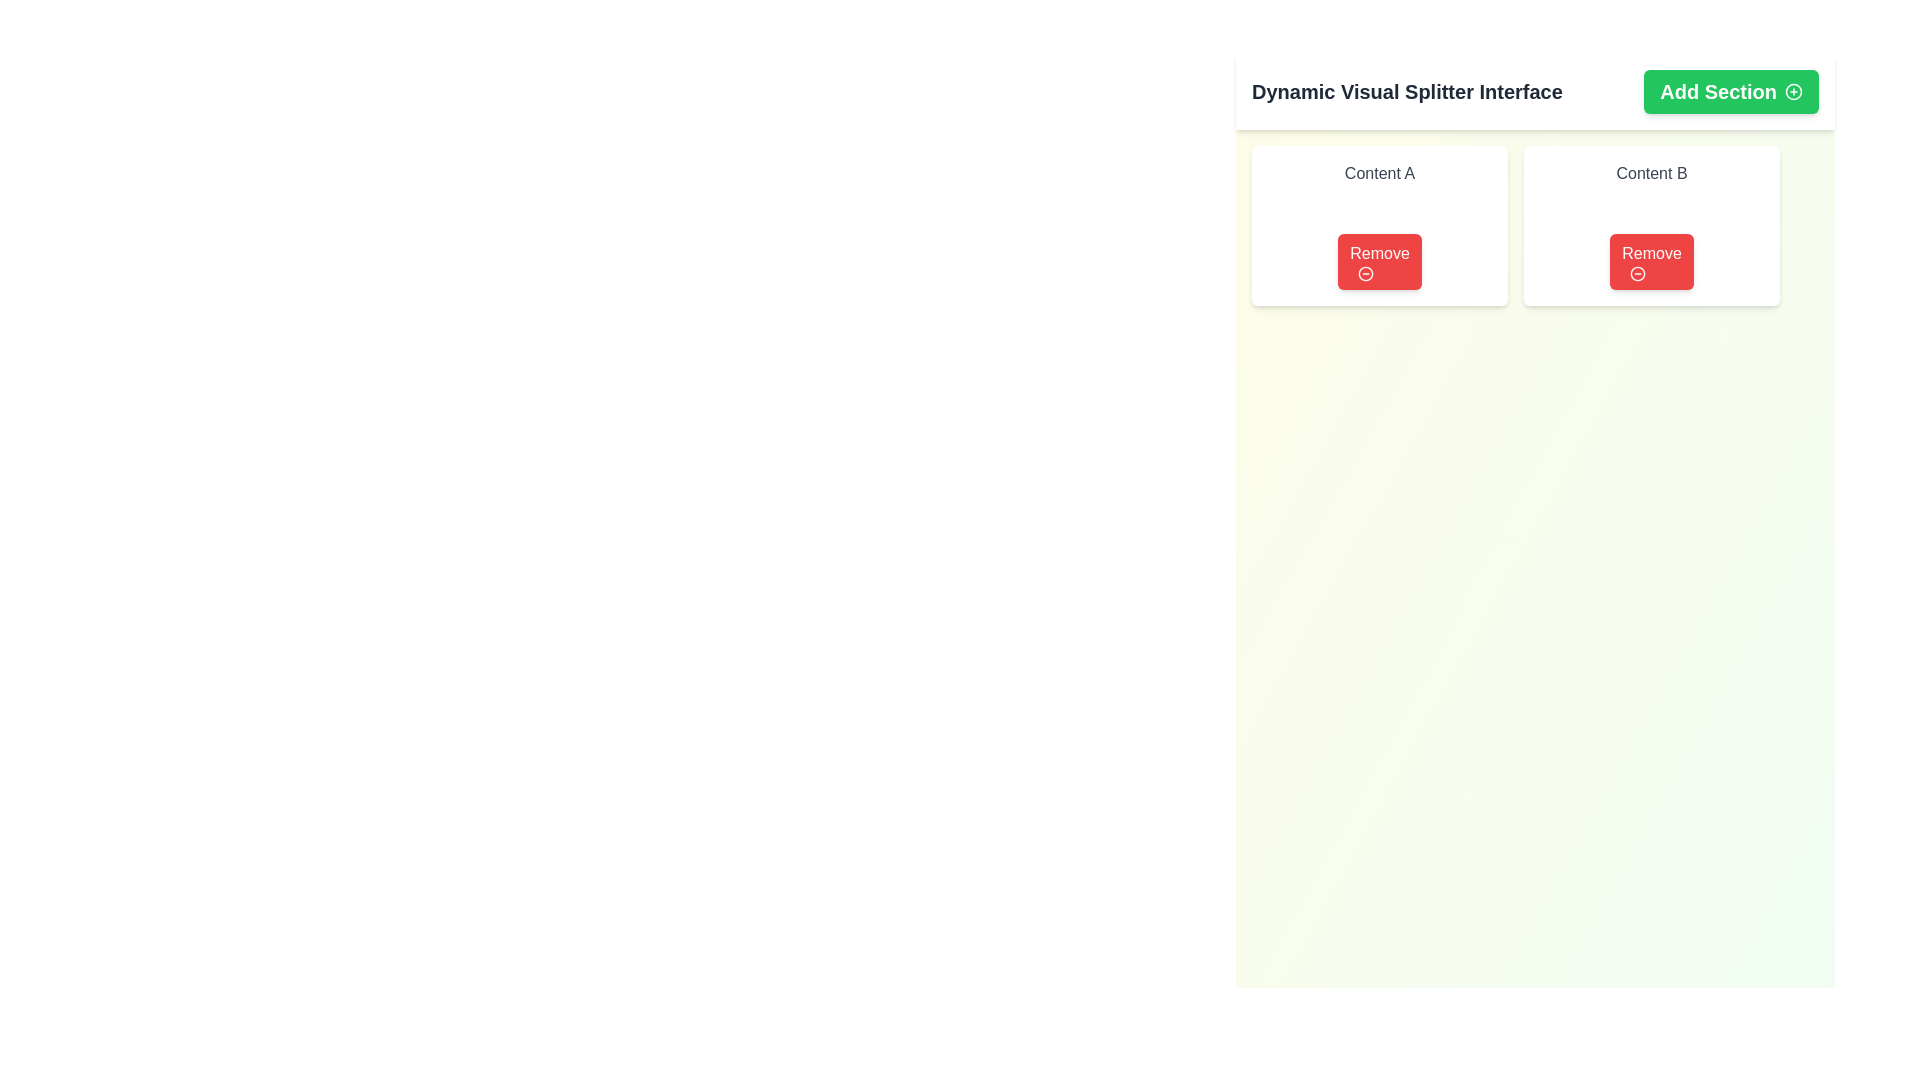 This screenshot has height=1080, width=1920. What do you see at coordinates (1730, 92) in the screenshot?
I see `the green 'Add Section' button with rounded corners located at the top-right corner of the interface` at bounding box center [1730, 92].